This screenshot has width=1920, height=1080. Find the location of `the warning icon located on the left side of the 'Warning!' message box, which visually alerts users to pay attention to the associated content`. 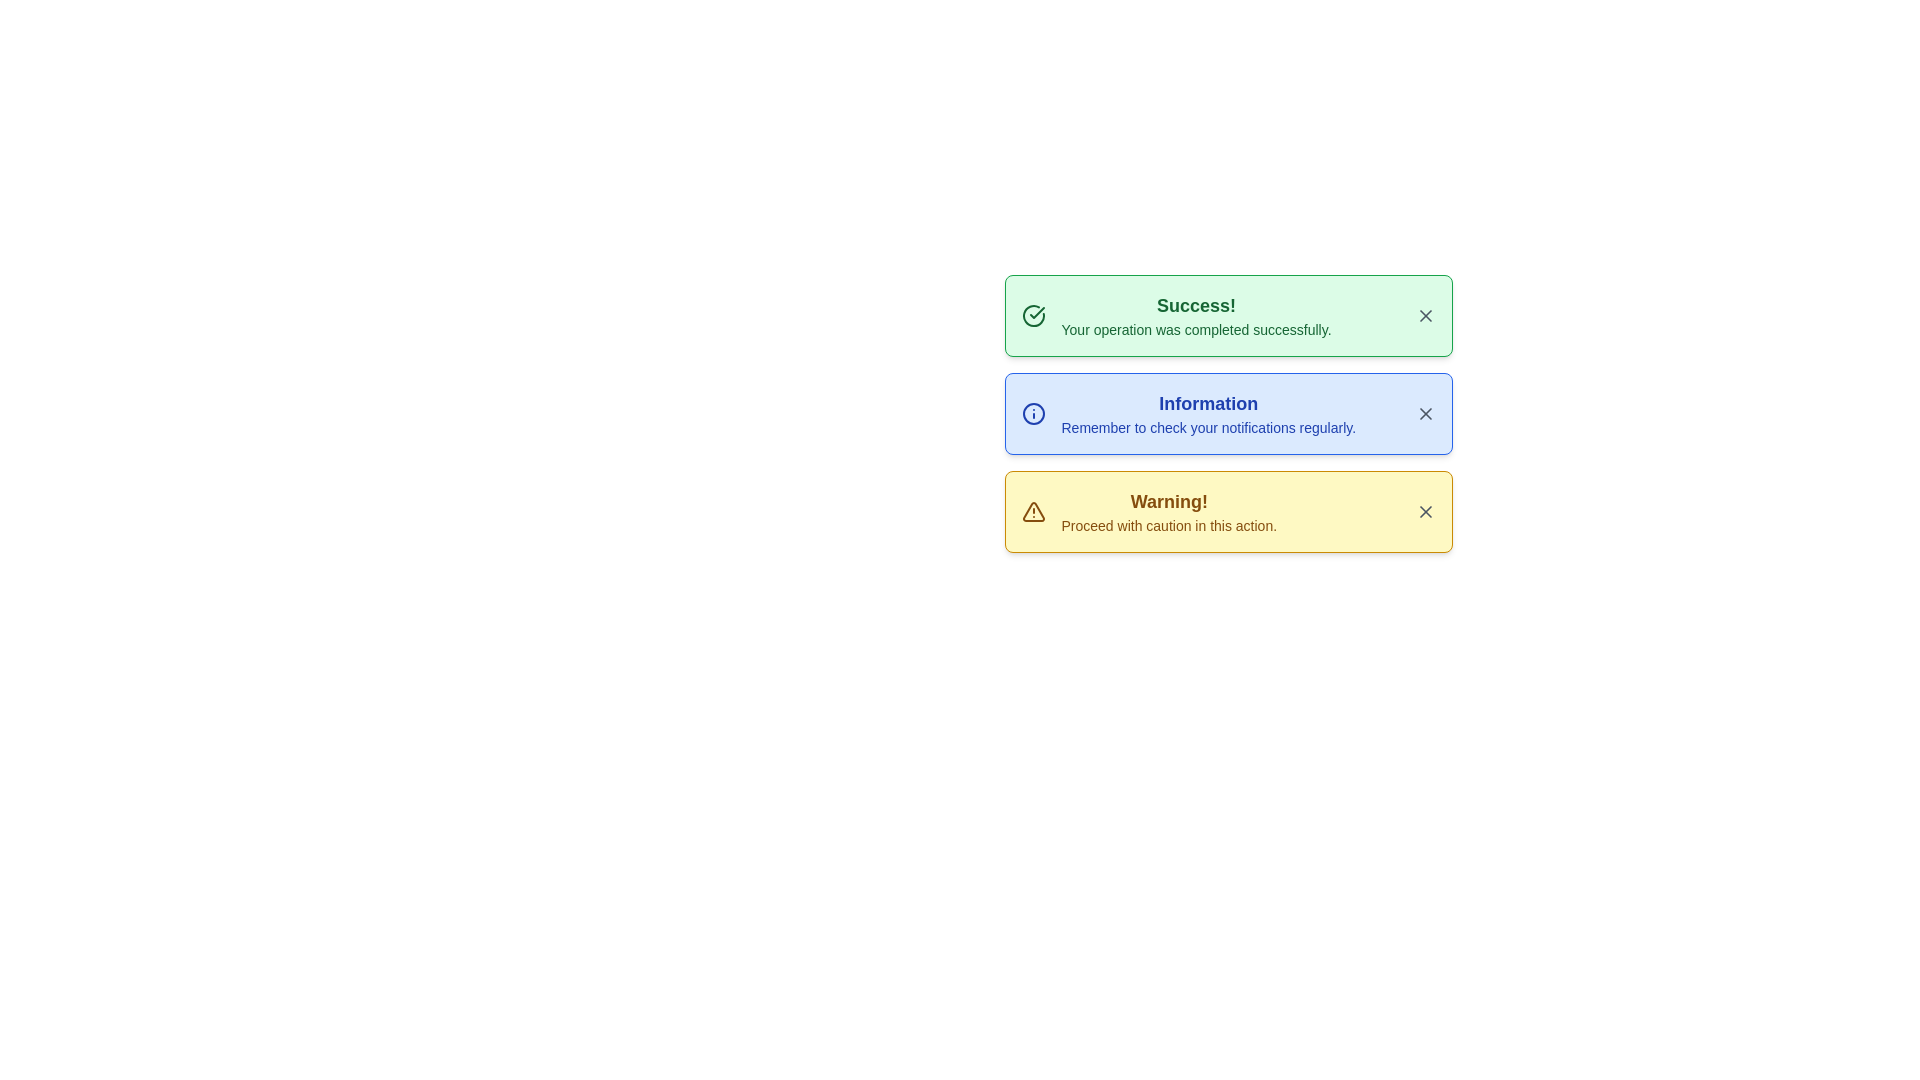

the warning icon located on the left side of the 'Warning!' message box, which visually alerts users to pay attention to the associated content is located at coordinates (1033, 511).